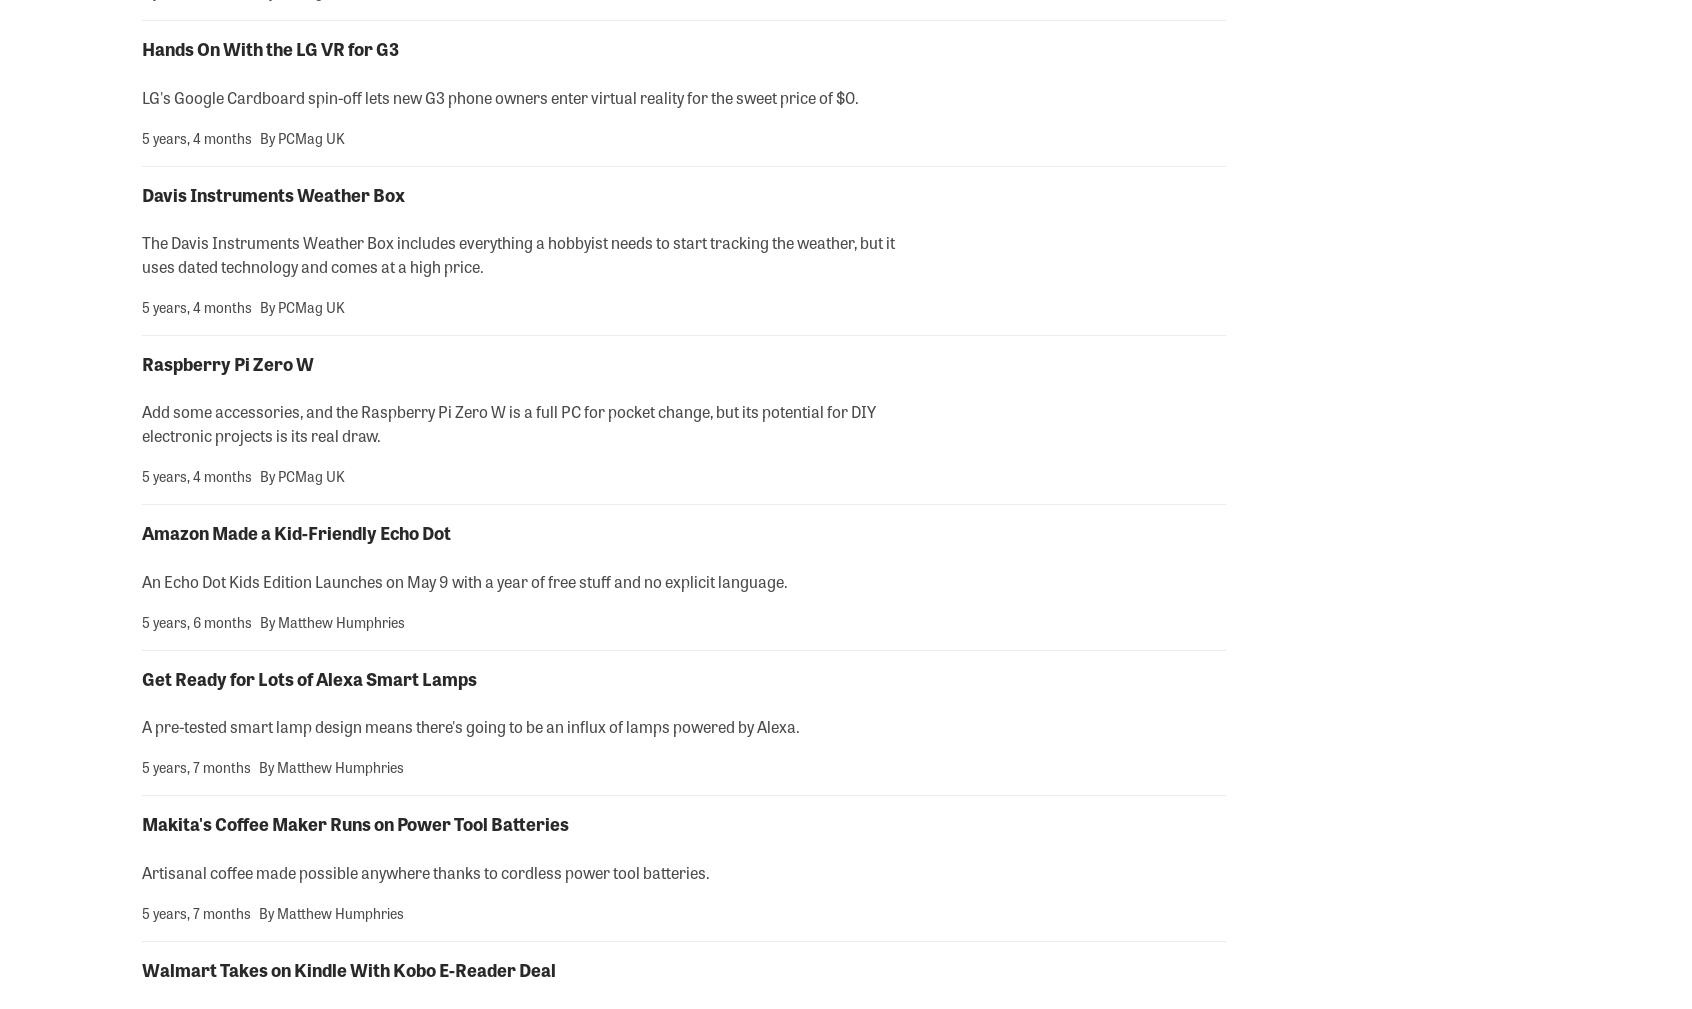 The image size is (1692, 1009). Describe the element at coordinates (500, 95) in the screenshot. I see `'LG's Google Cardboard spin-off lets new G3 phone owners enter virtual reality for the sweet price of $0.'` at that location.